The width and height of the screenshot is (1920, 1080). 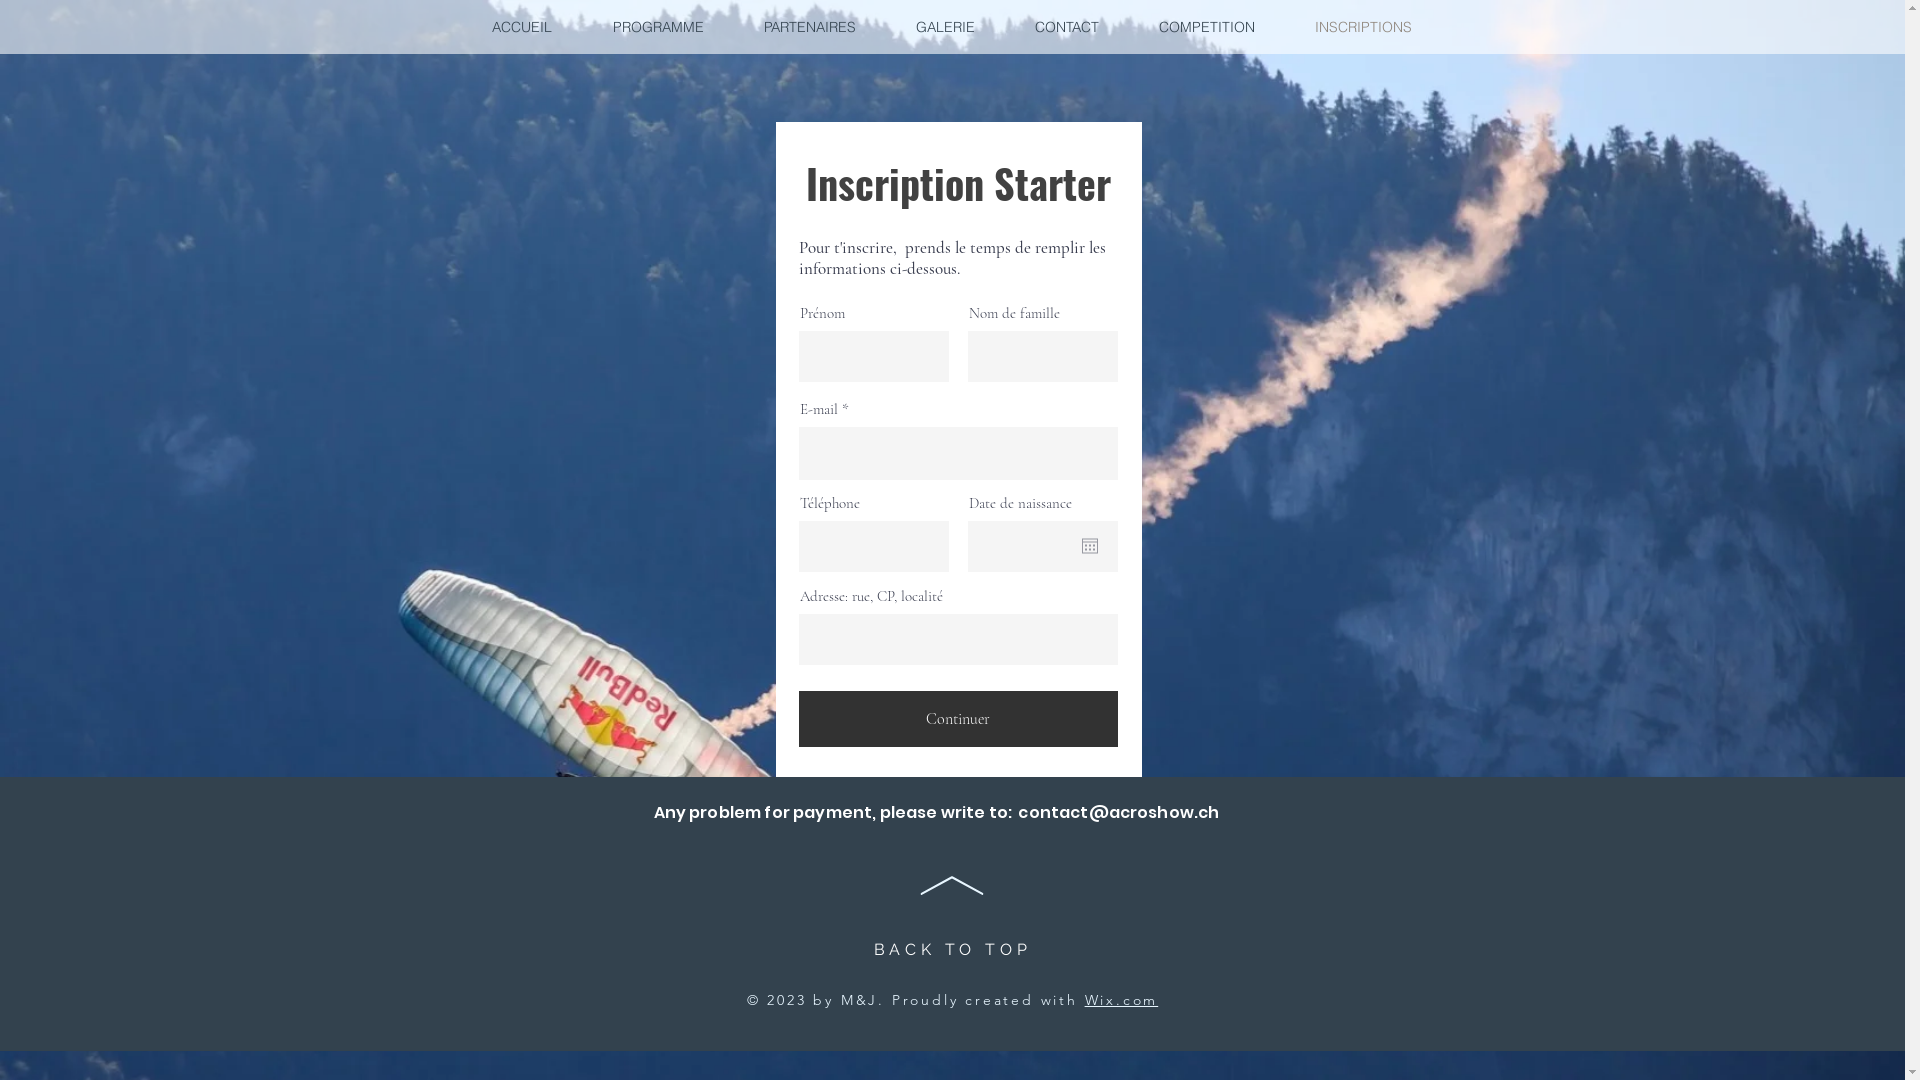 What do you see at coordinates (1064, 27) in the screenshot?
I see `'CONTACT'` at bounding box center [1064, 27].